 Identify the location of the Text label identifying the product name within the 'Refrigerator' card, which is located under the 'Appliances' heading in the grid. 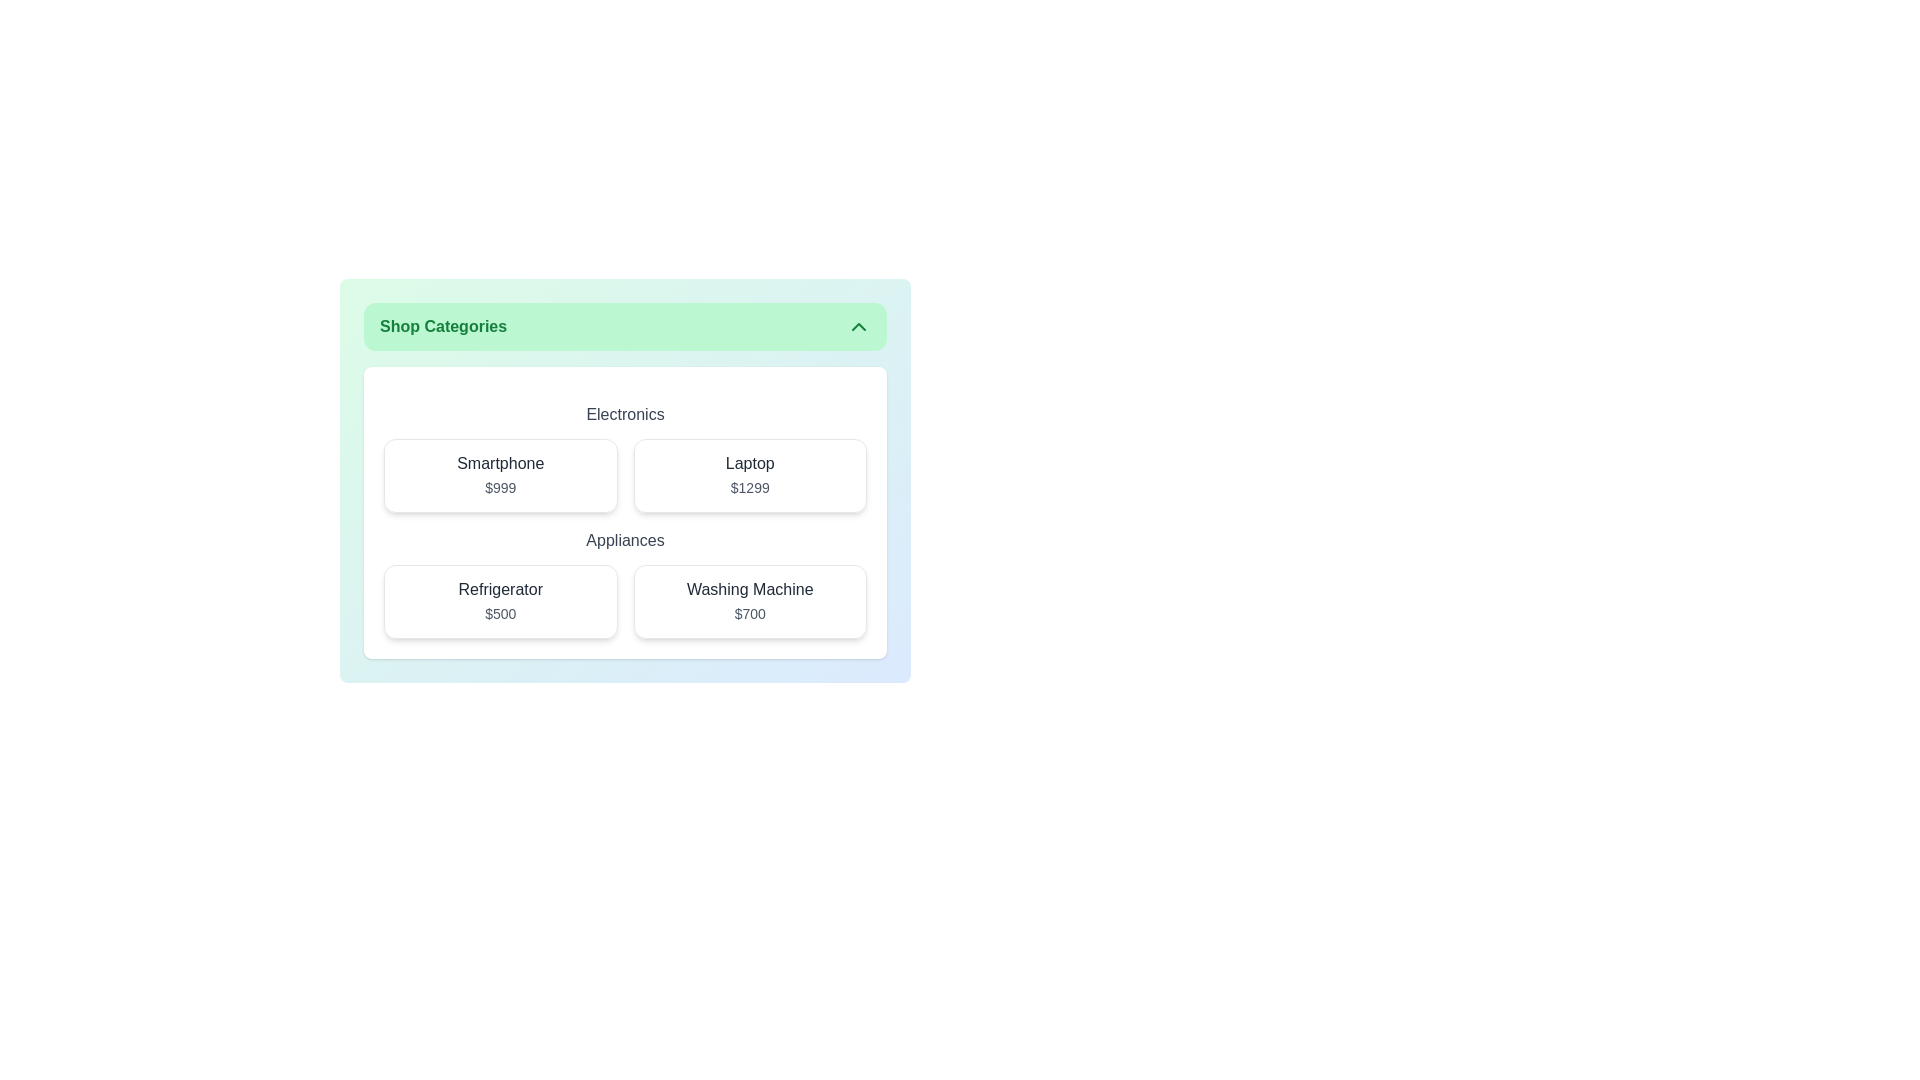
(500, 589).